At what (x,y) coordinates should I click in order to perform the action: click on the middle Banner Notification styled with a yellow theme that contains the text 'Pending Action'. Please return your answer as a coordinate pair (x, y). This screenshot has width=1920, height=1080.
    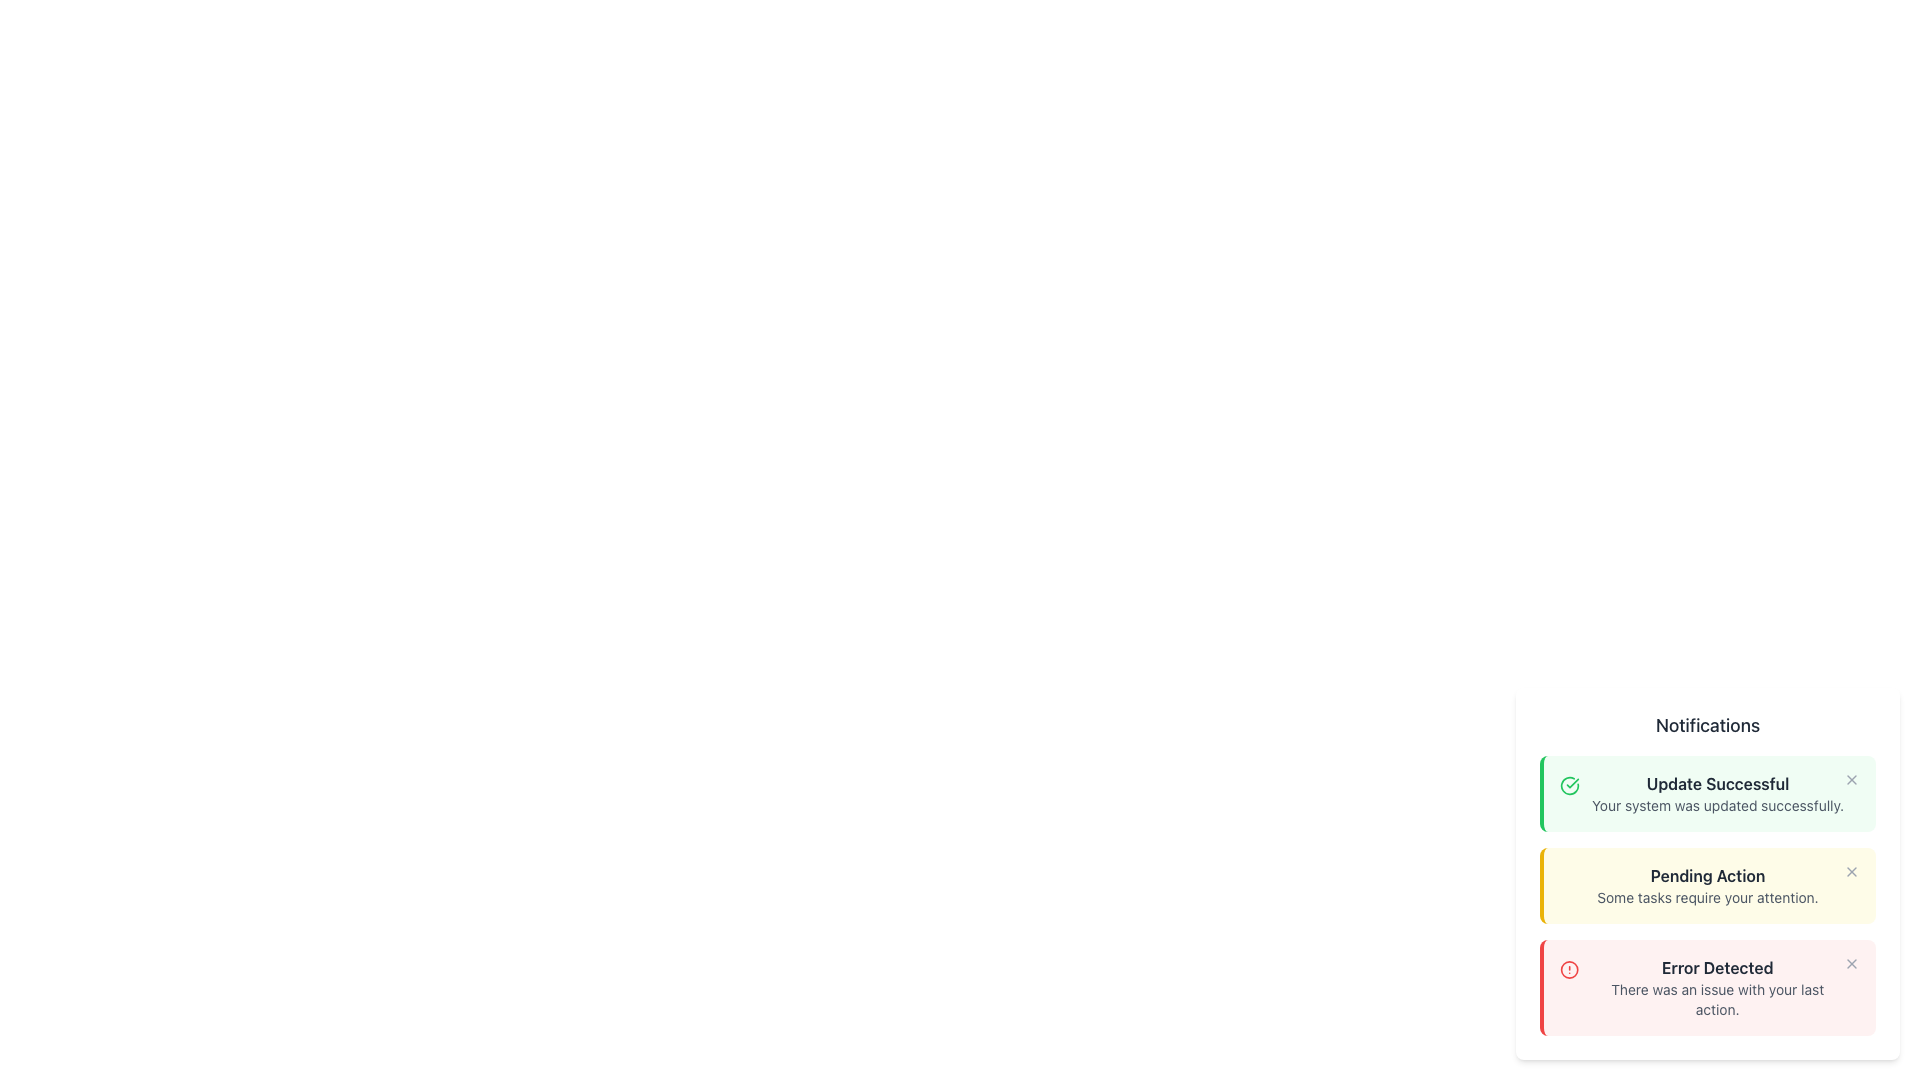
    Looking at the image, I should click on (1707, 885).